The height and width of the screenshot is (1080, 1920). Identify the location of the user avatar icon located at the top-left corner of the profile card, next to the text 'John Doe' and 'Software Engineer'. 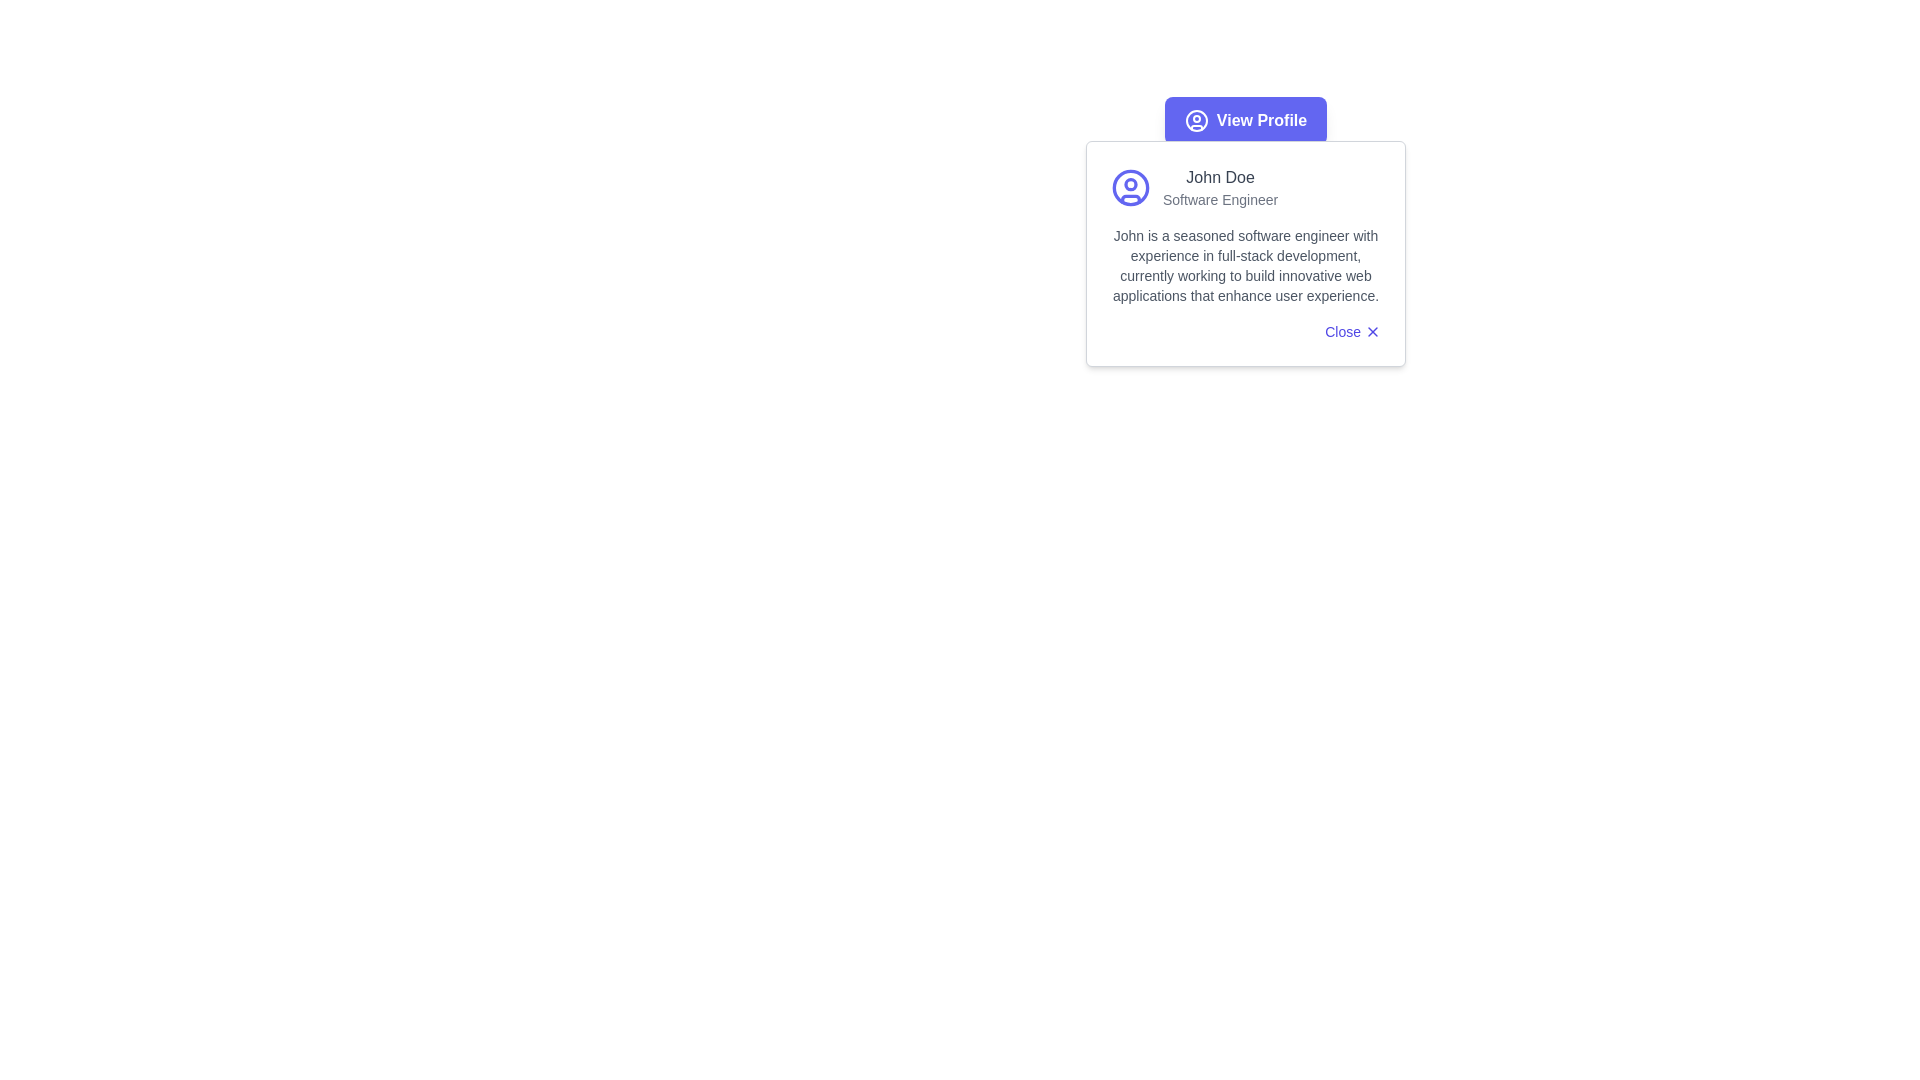
(1131, 188).